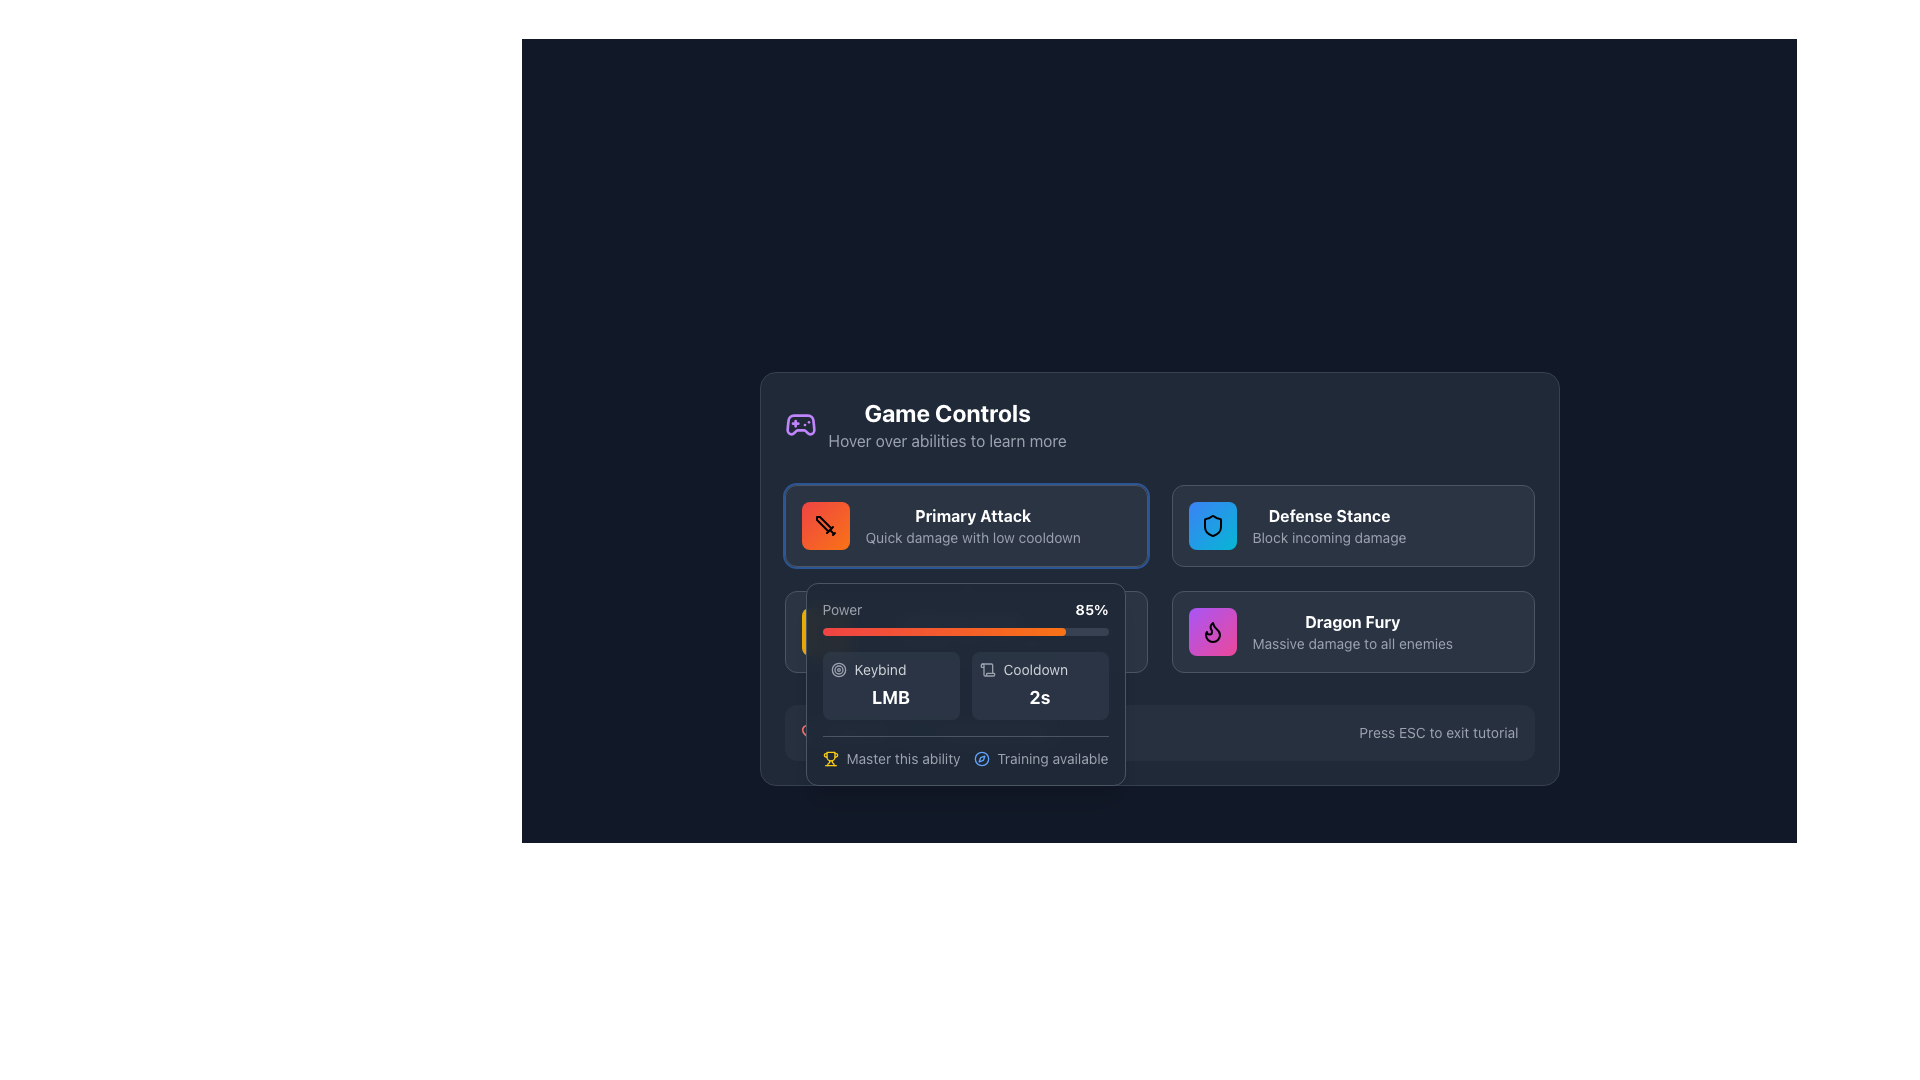 The height and width of the screenshot is (1080, 1920). Describe the element at coordinates (946, 439) in the screenshot. I see `the informational text that reads 'Hover over abilities to learn more', which is styled in light gray and located below the 'Game Controls' header` at that location.